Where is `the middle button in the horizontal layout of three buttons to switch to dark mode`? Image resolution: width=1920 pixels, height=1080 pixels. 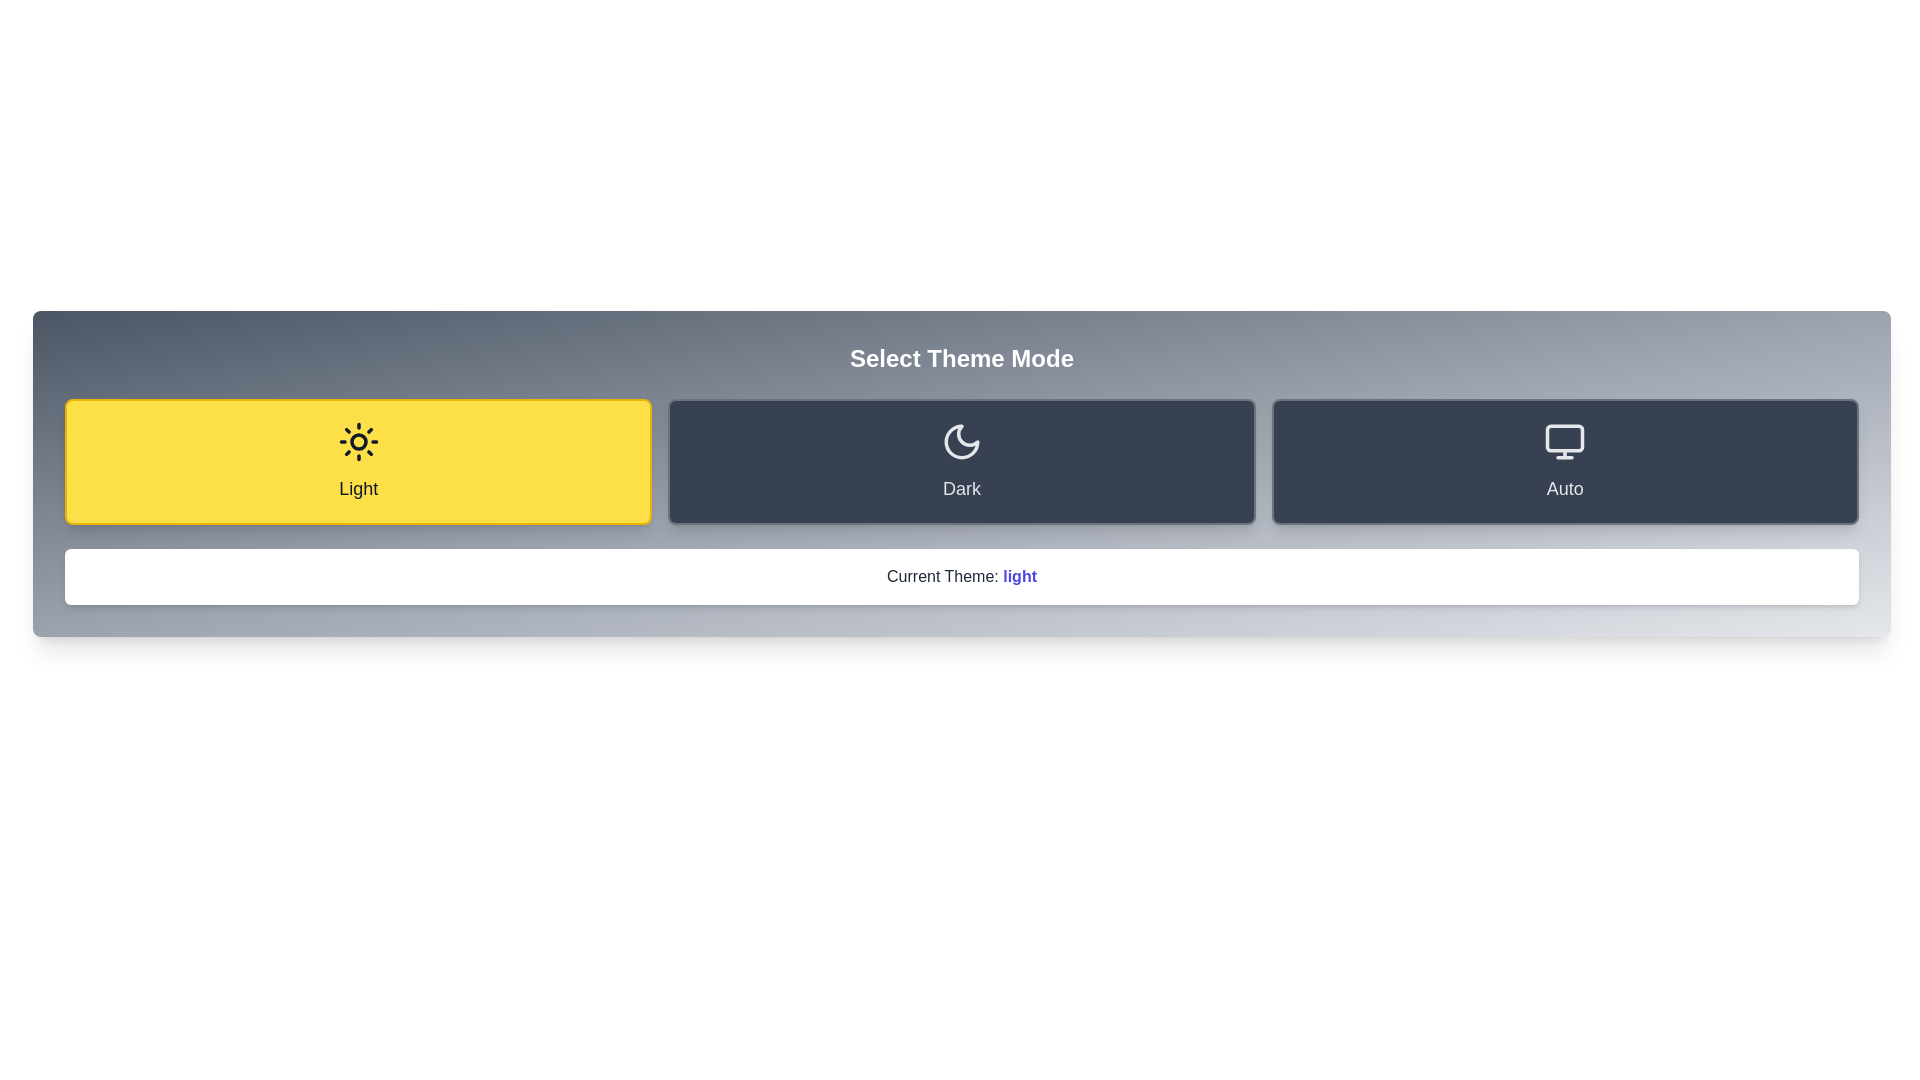 the middle button in the horizontal layout of three buttons to switch to dark mode is located at coordinates (961, 462).